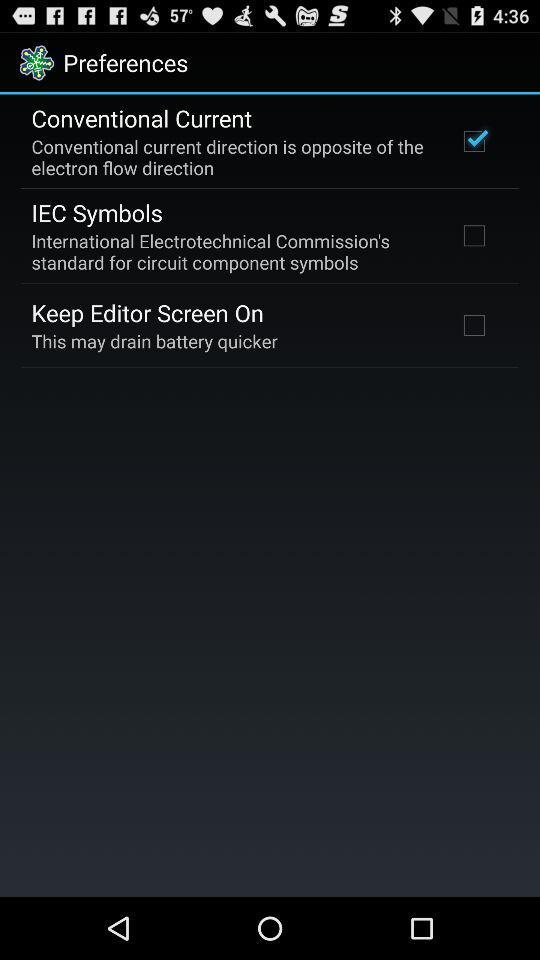 This screenshot has height=960, width=540. What do you see at coordinates (153, 341) in the screenshot?
I see `the app below keep editor screen` at bounding box center [153, 341].